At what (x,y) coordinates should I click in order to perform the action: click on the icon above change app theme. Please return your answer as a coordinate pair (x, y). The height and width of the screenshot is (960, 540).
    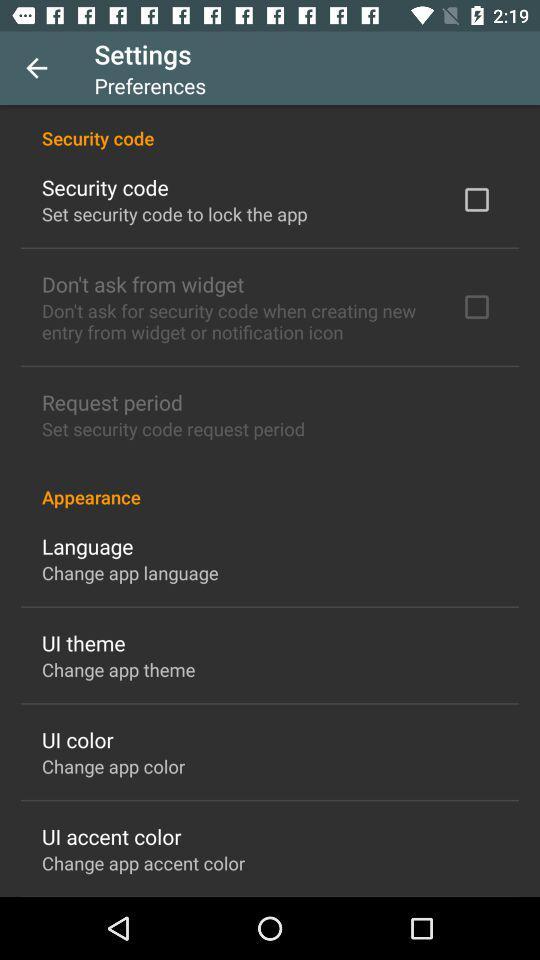
    Looking at the image, I should click on (82, 642).